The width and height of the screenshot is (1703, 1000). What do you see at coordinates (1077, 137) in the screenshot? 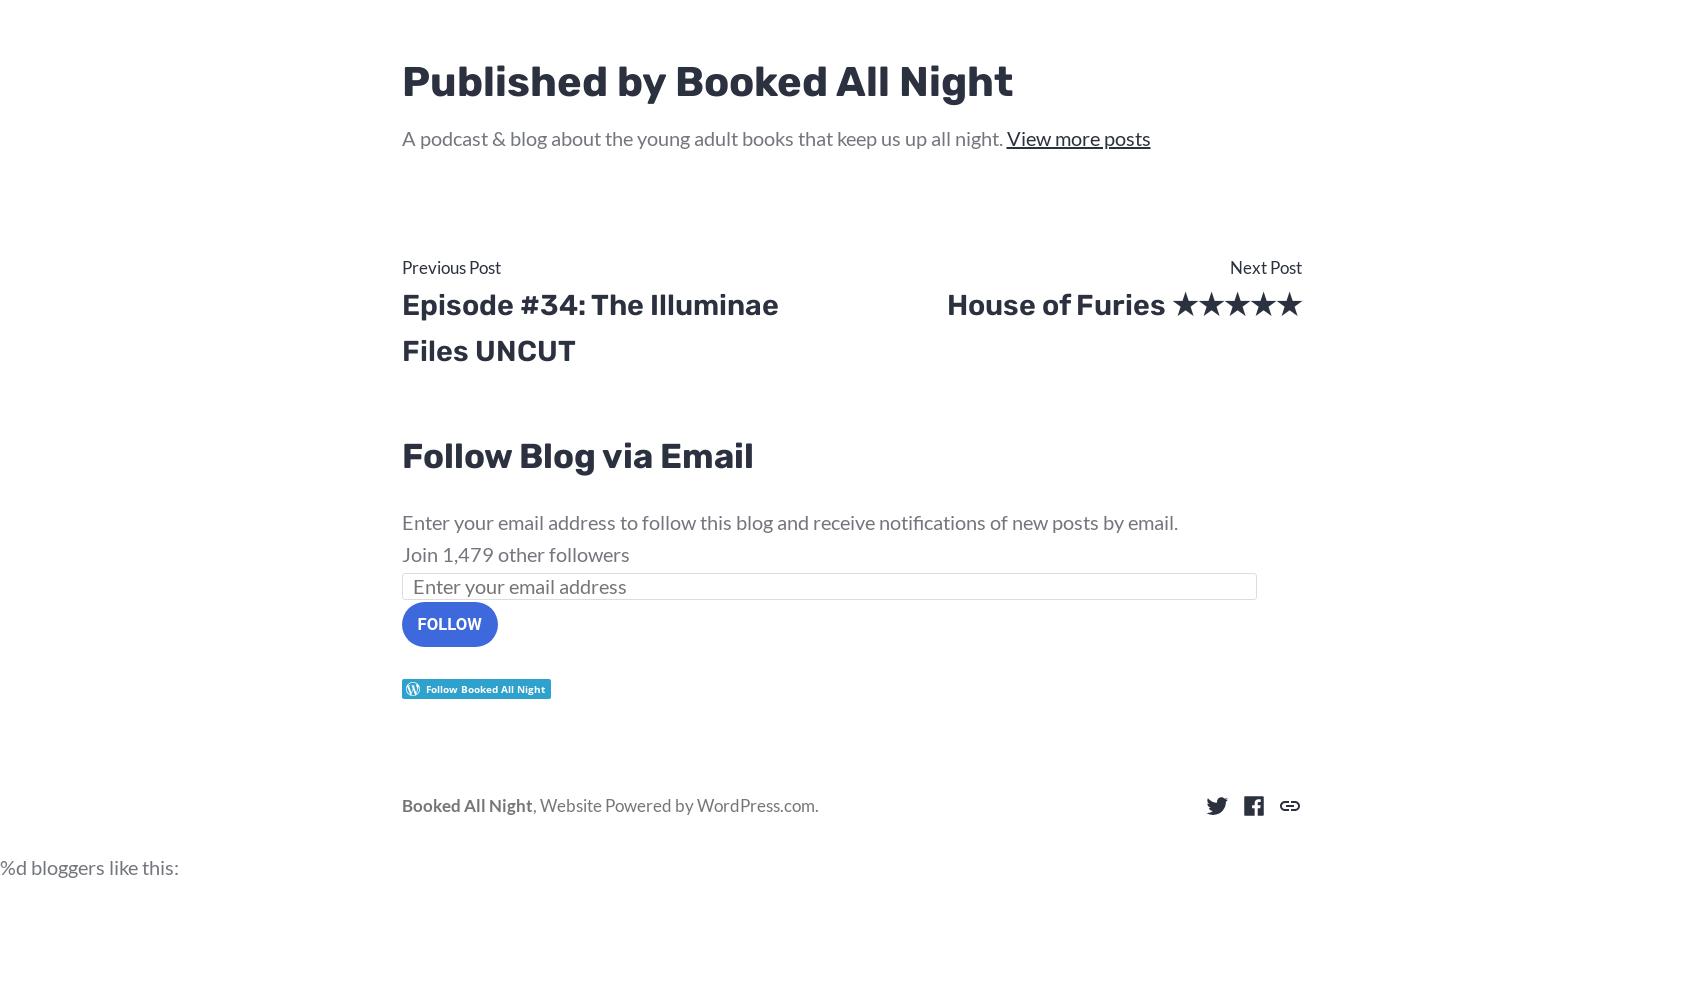
I see `'View more posts'` at bounding box center [1077, 137].